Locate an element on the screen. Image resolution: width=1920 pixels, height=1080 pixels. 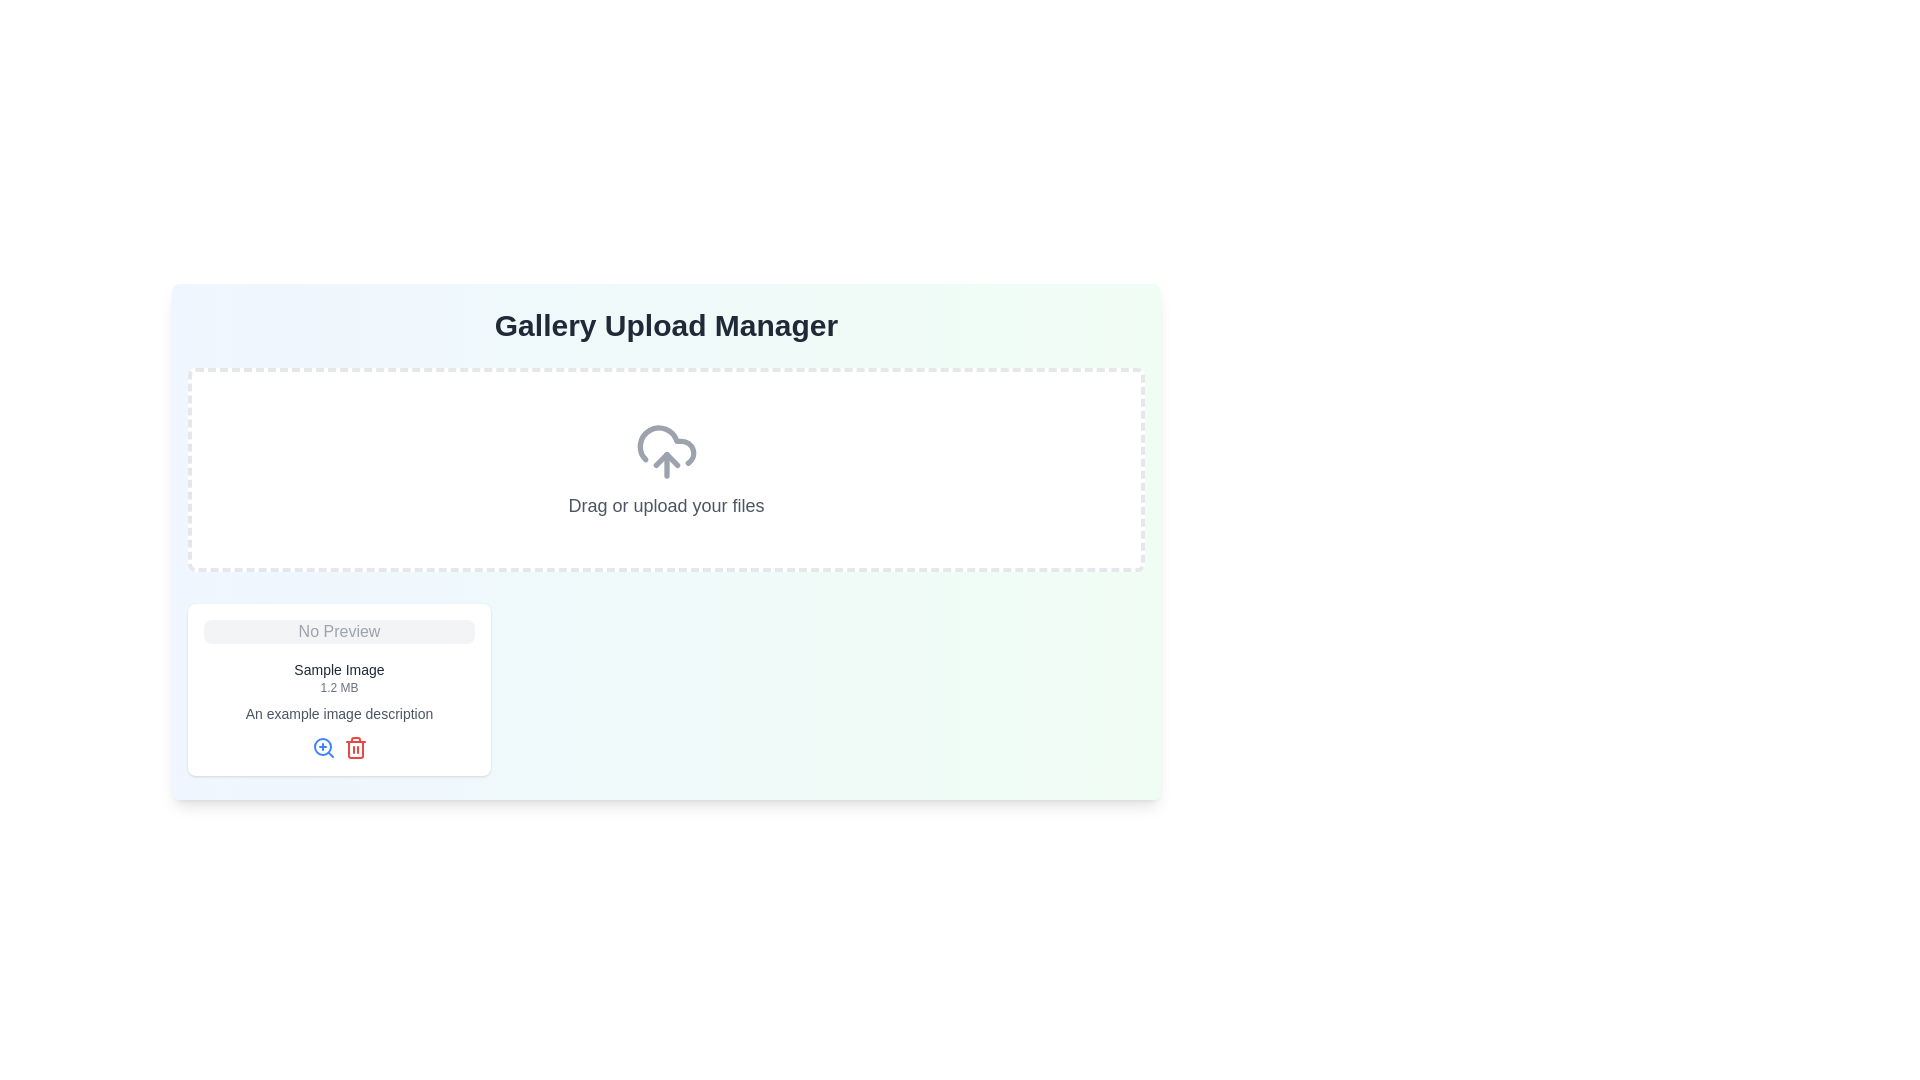
the blue magnifying glass icon with a plus symbol to zoom in, located at the bottom-left corner of the preview card, adjacent to the red trash icon is located at coordinates (323, 748).